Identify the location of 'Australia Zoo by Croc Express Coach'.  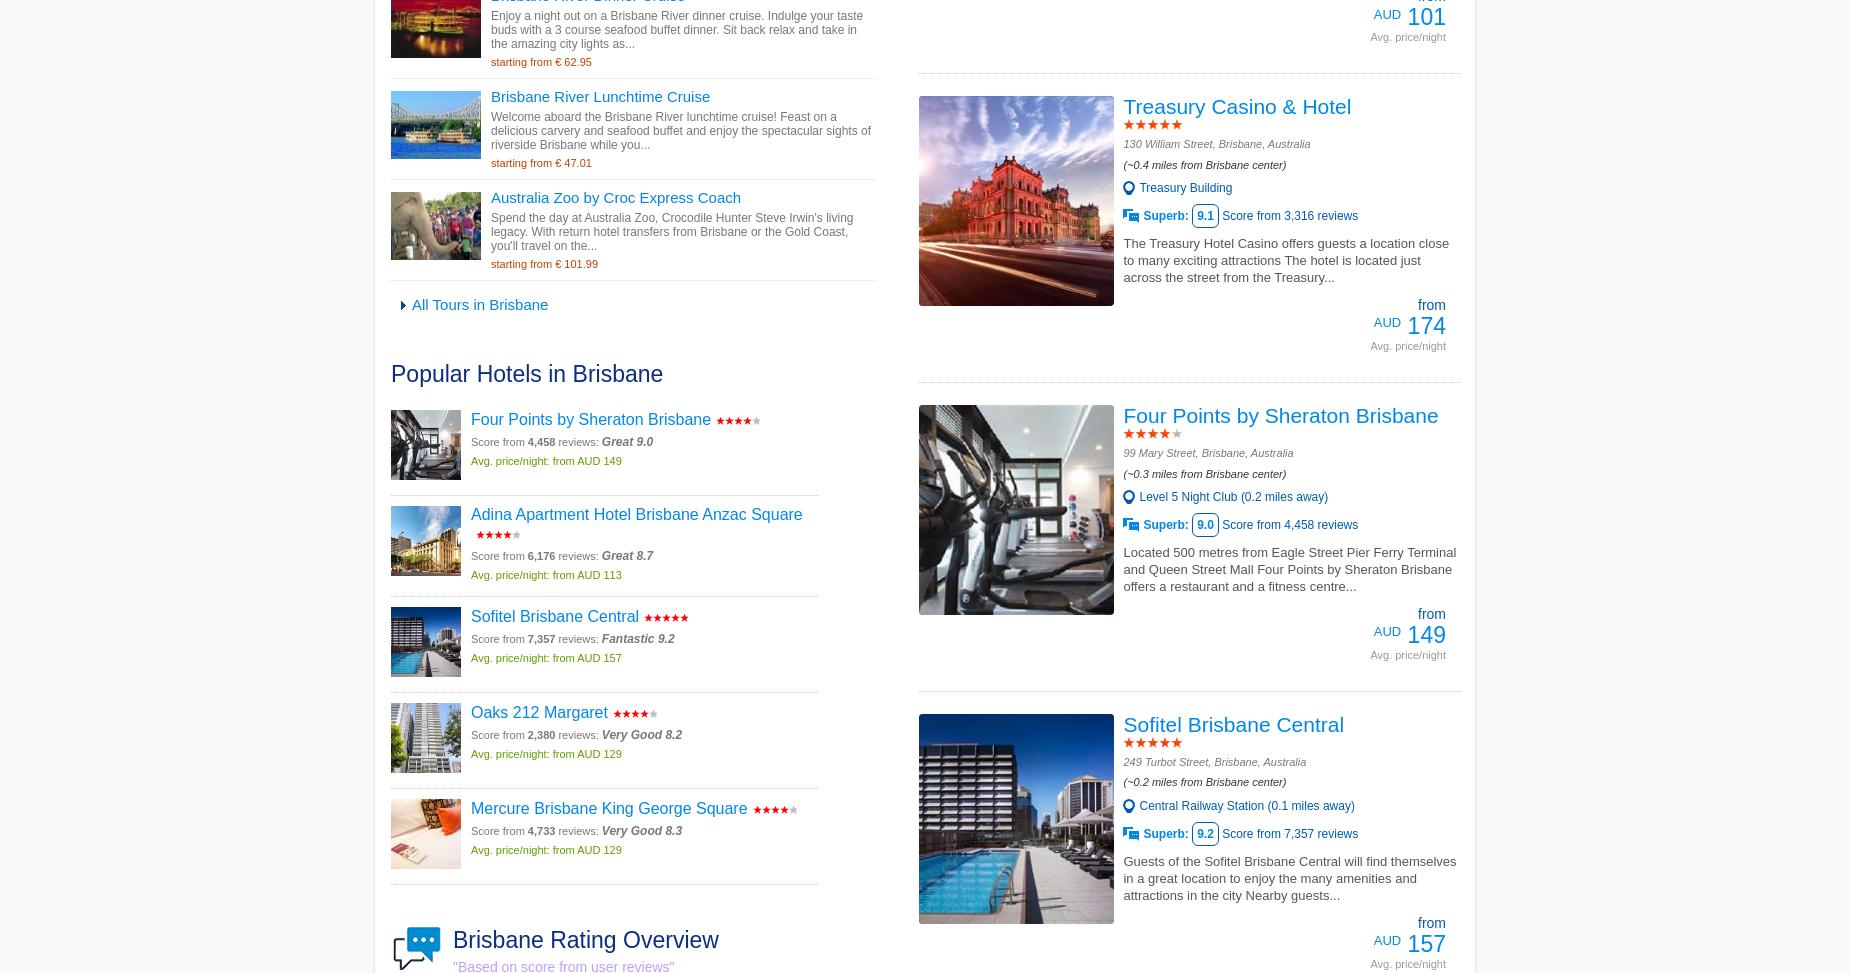
(616, 196).